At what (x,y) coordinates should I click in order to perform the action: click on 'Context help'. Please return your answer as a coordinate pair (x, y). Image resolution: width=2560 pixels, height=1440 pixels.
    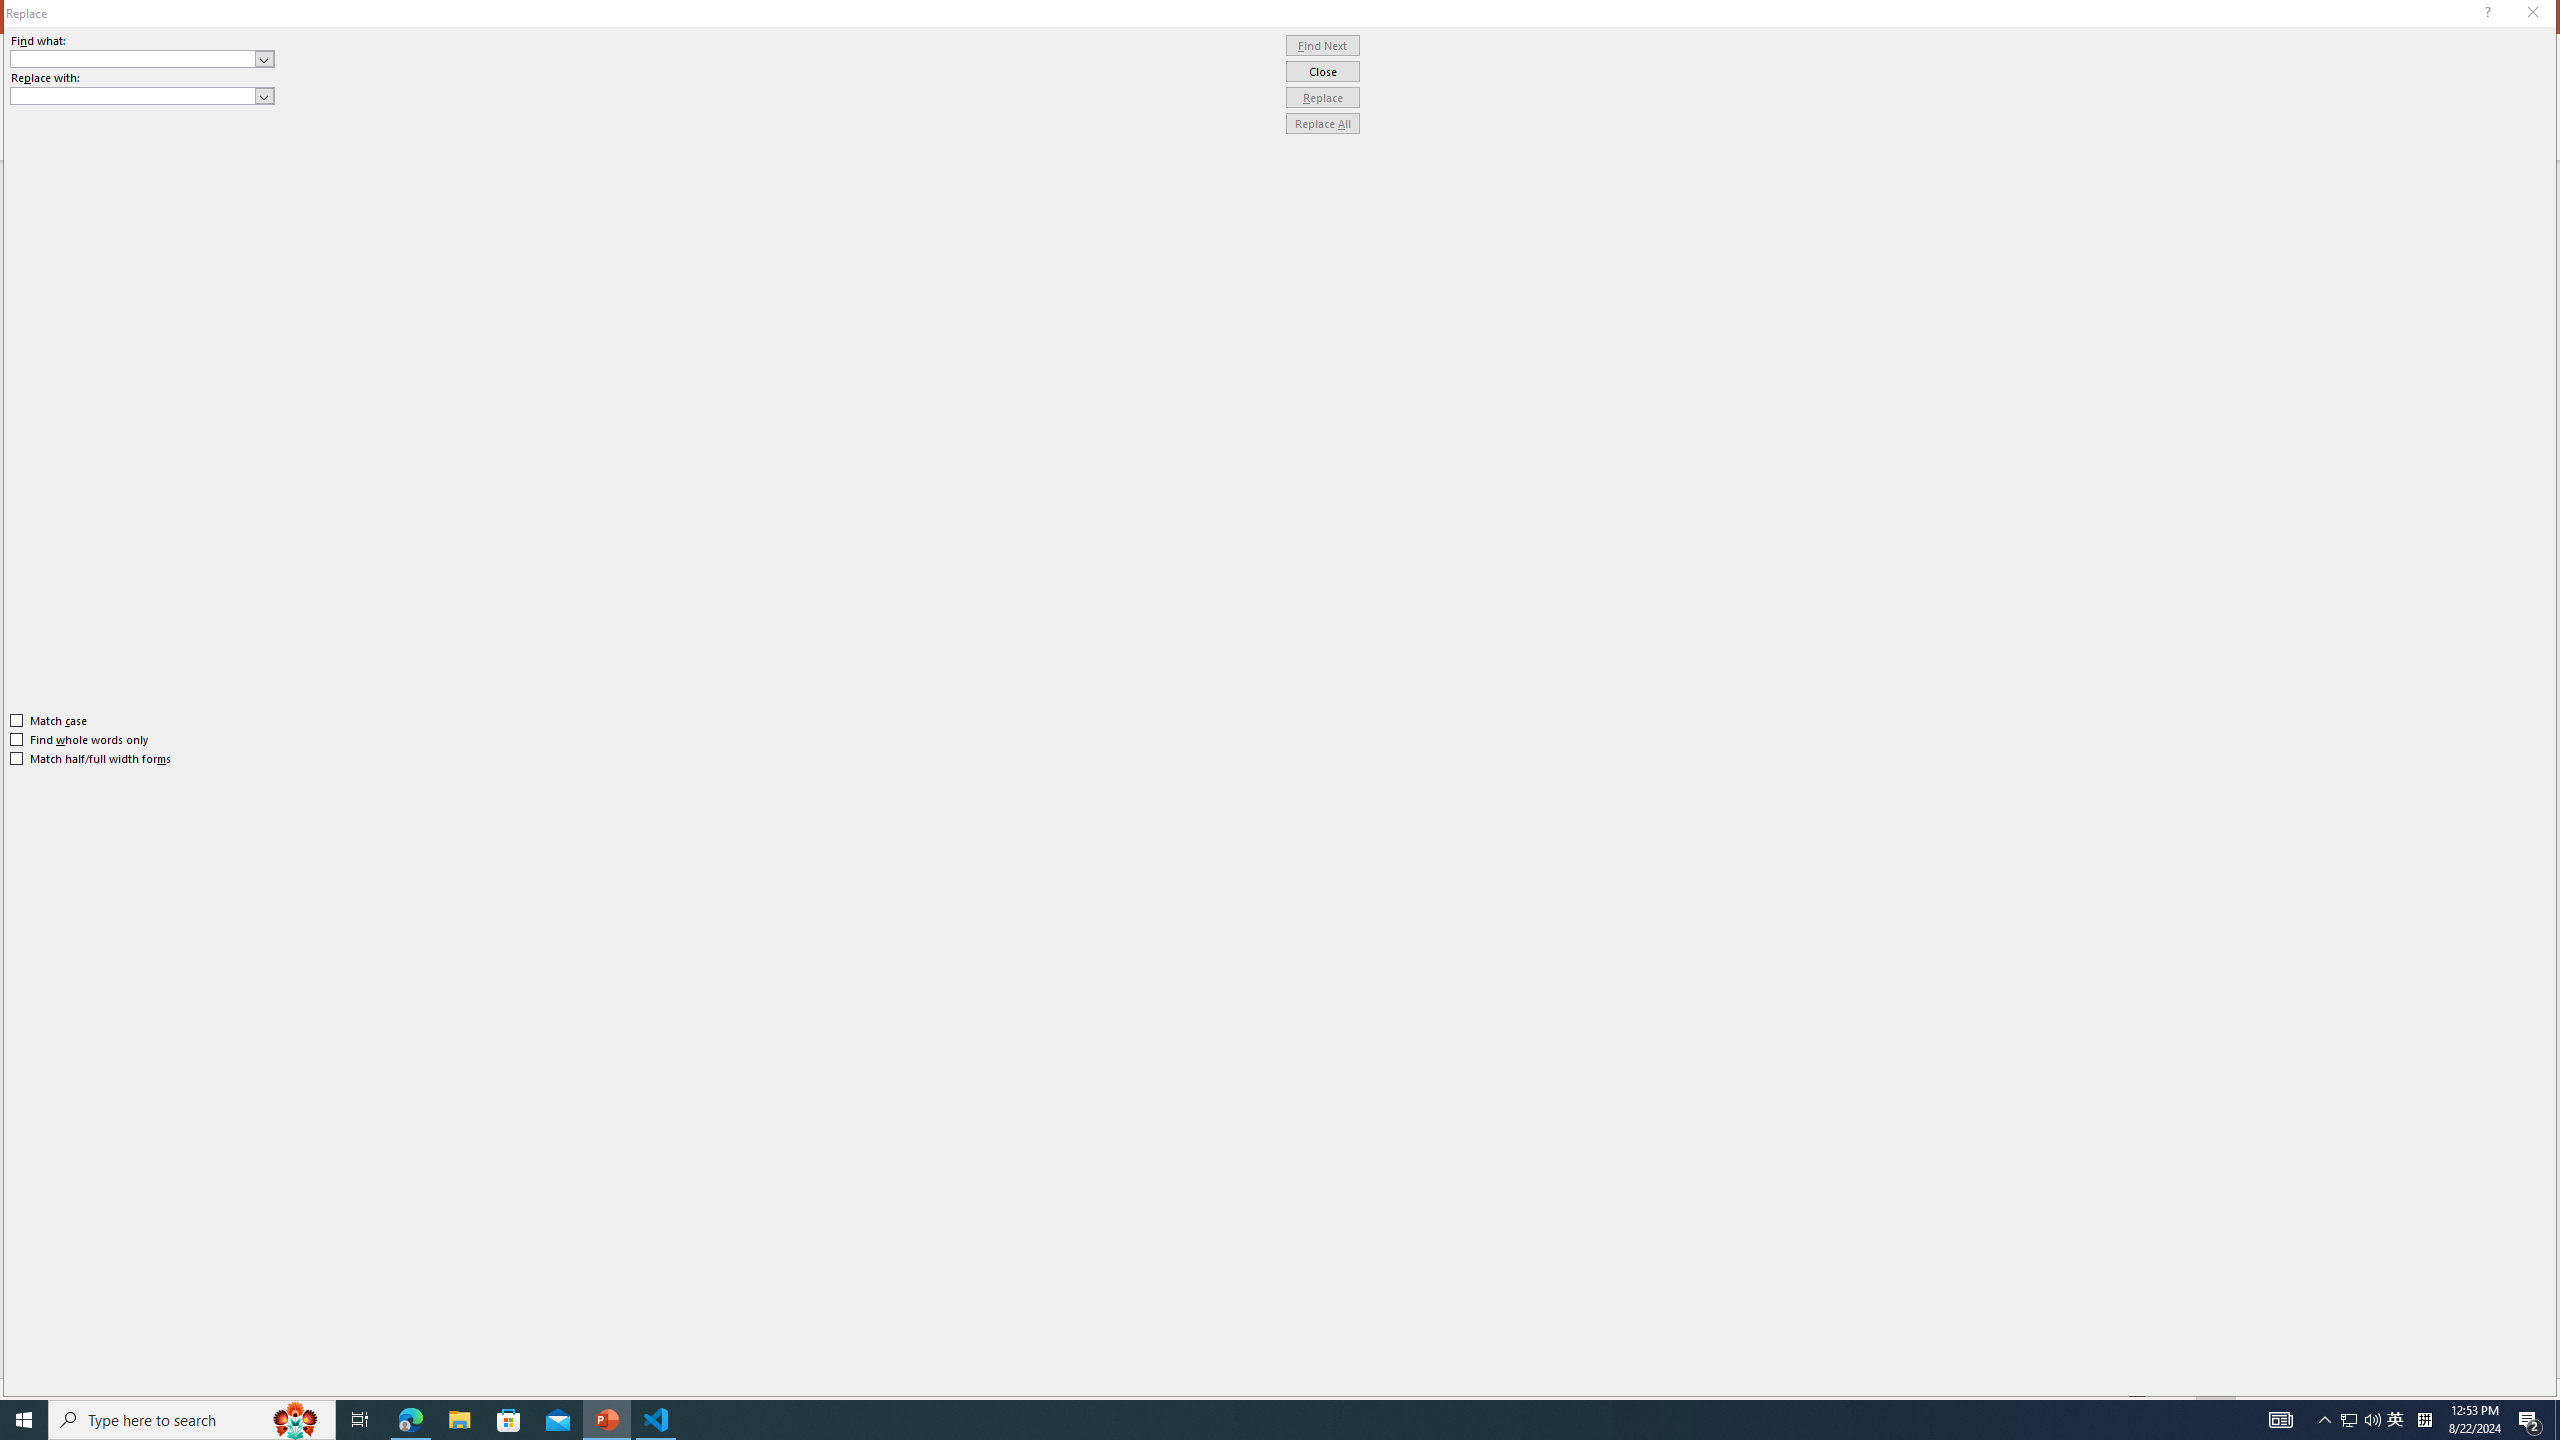
    Looking at the image, I should click on (2484, 15).